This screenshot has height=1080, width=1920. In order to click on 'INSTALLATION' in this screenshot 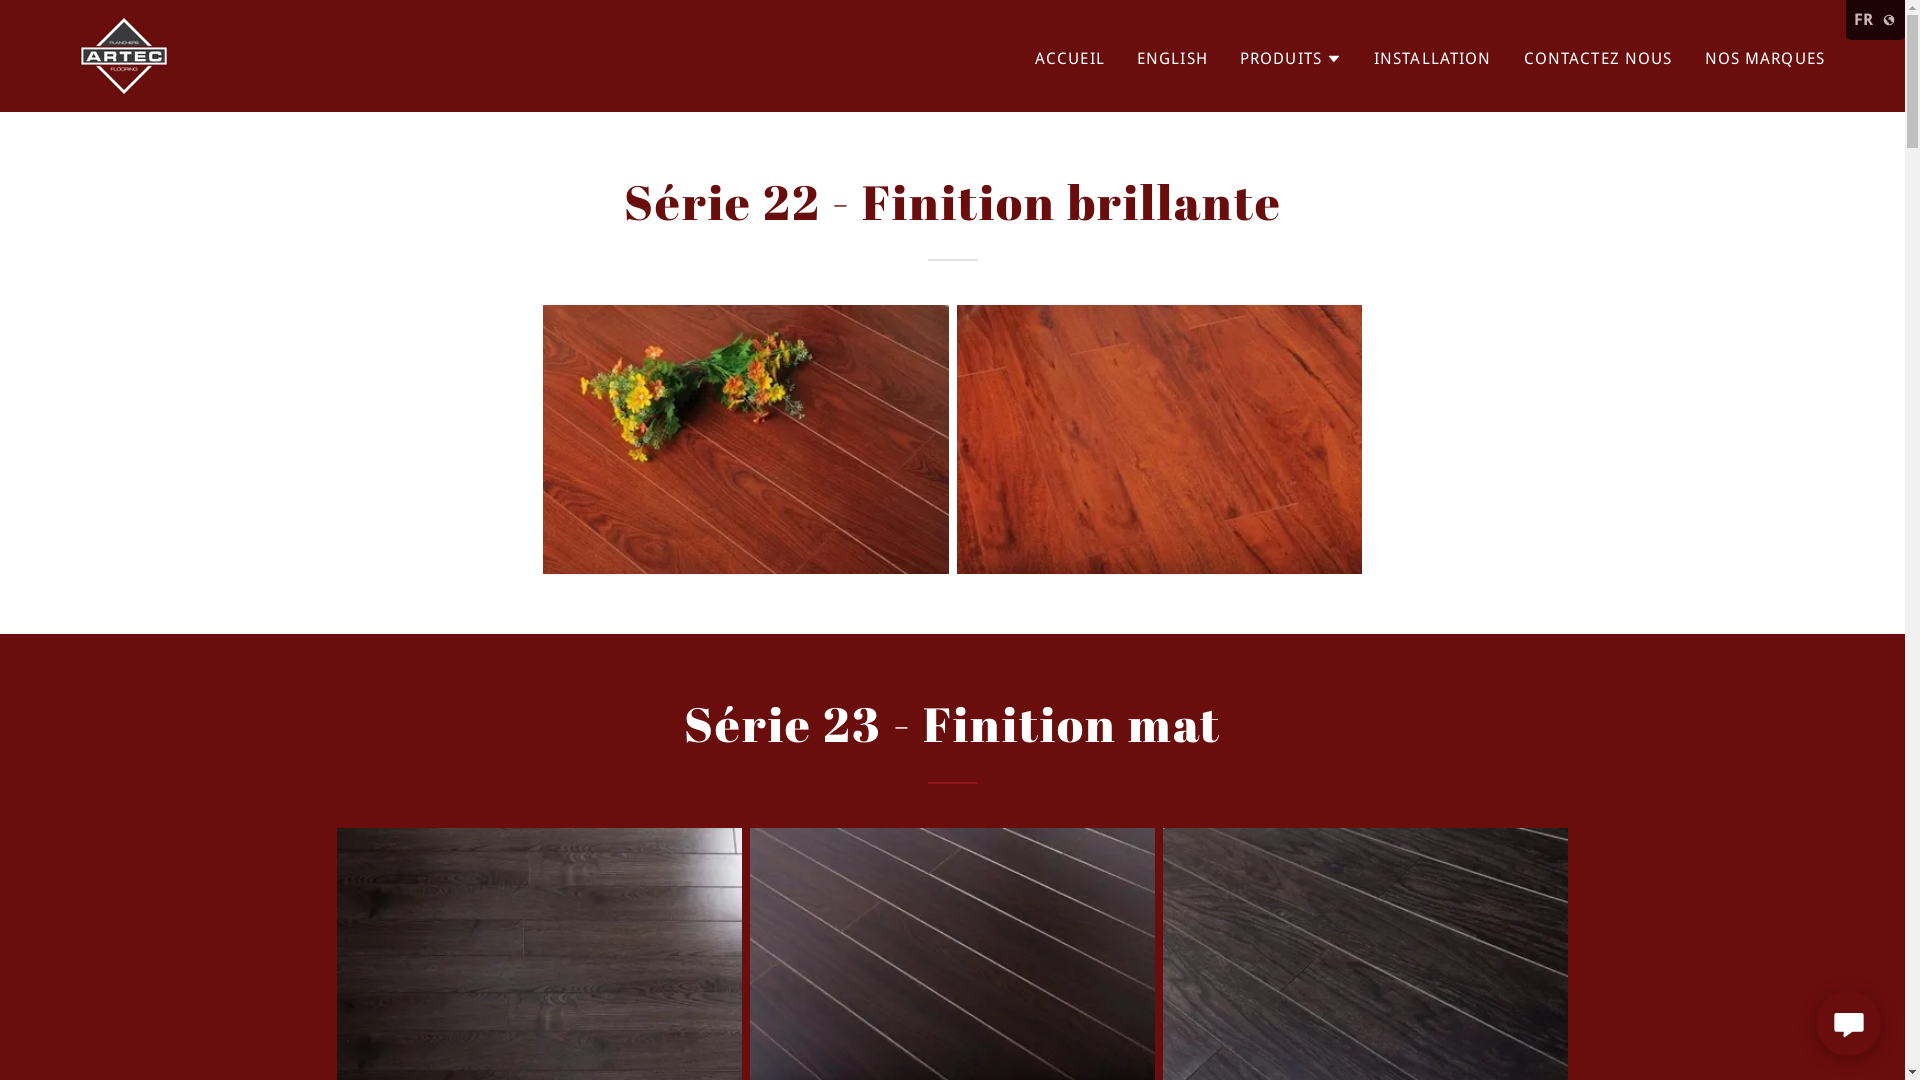, I will do `click(1367, 56)`.